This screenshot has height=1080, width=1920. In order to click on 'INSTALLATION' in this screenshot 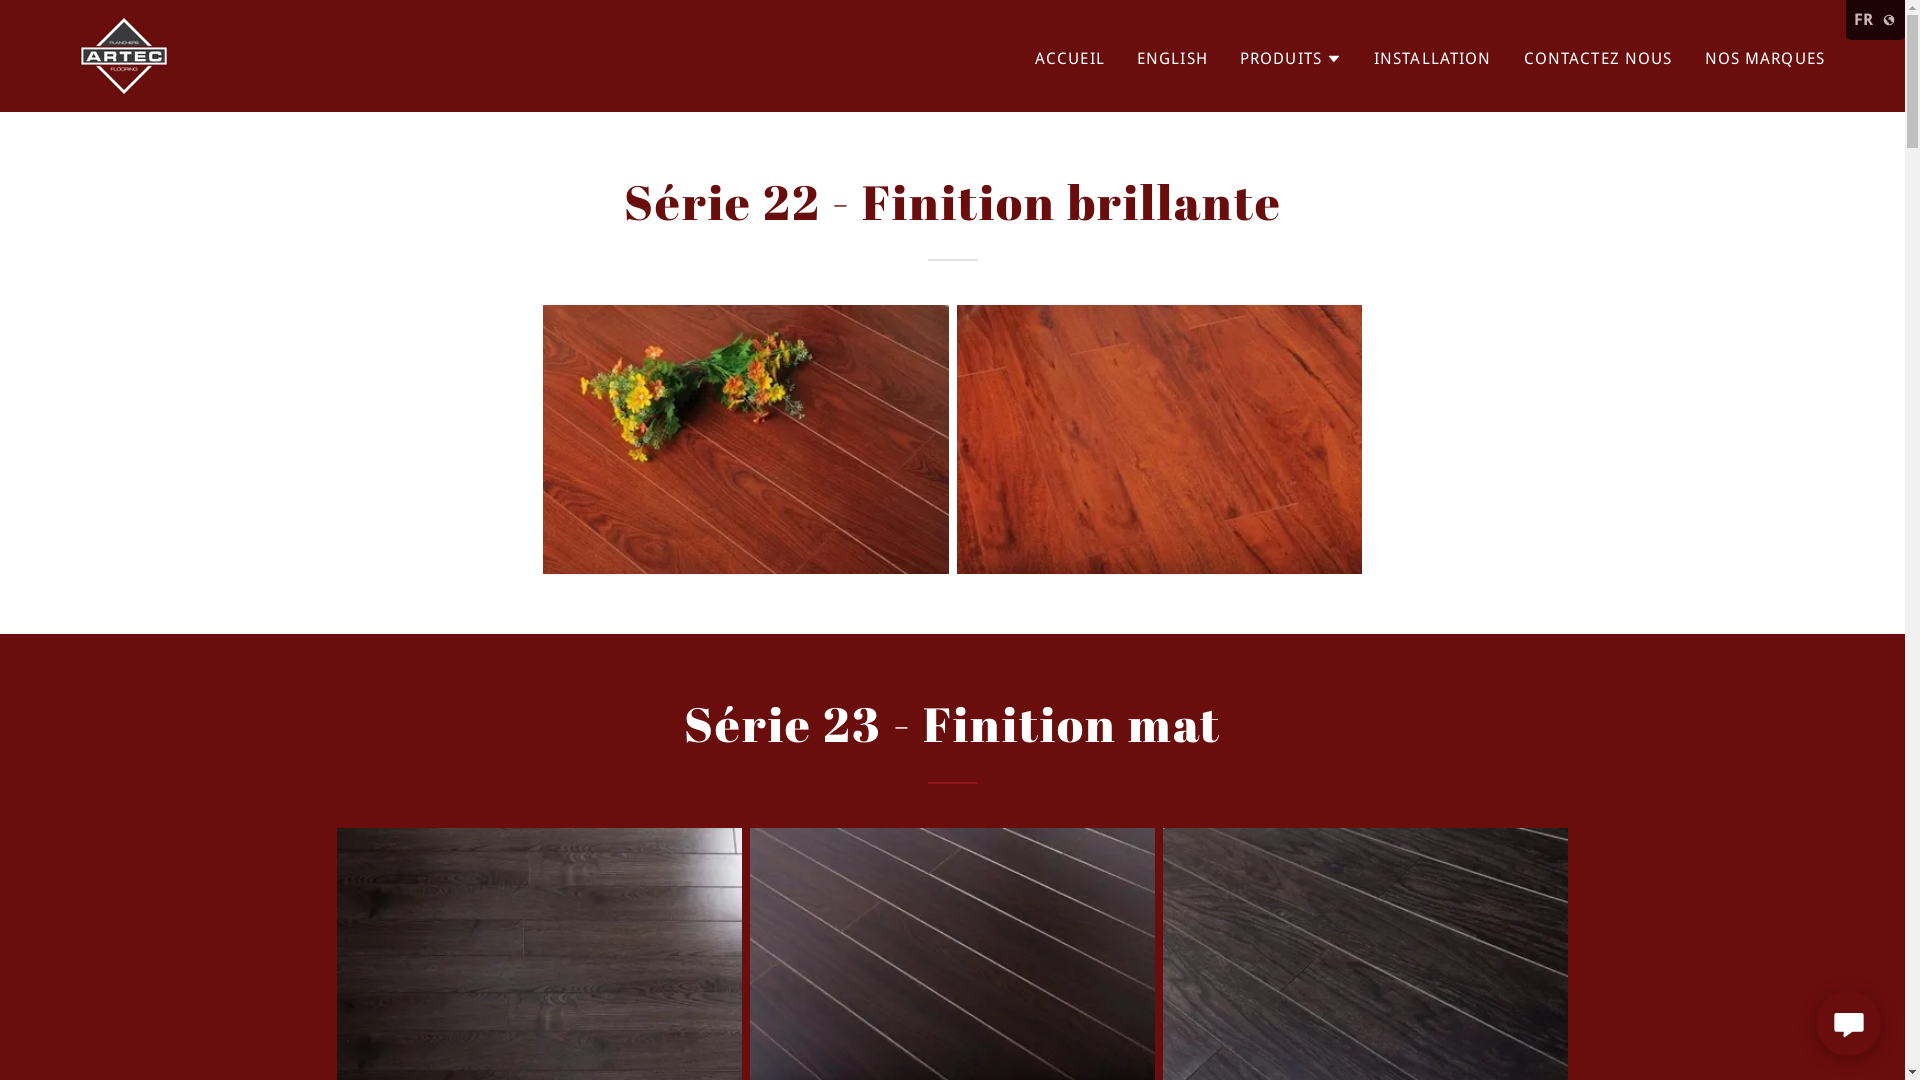, I will do `click(1367, 56)`.